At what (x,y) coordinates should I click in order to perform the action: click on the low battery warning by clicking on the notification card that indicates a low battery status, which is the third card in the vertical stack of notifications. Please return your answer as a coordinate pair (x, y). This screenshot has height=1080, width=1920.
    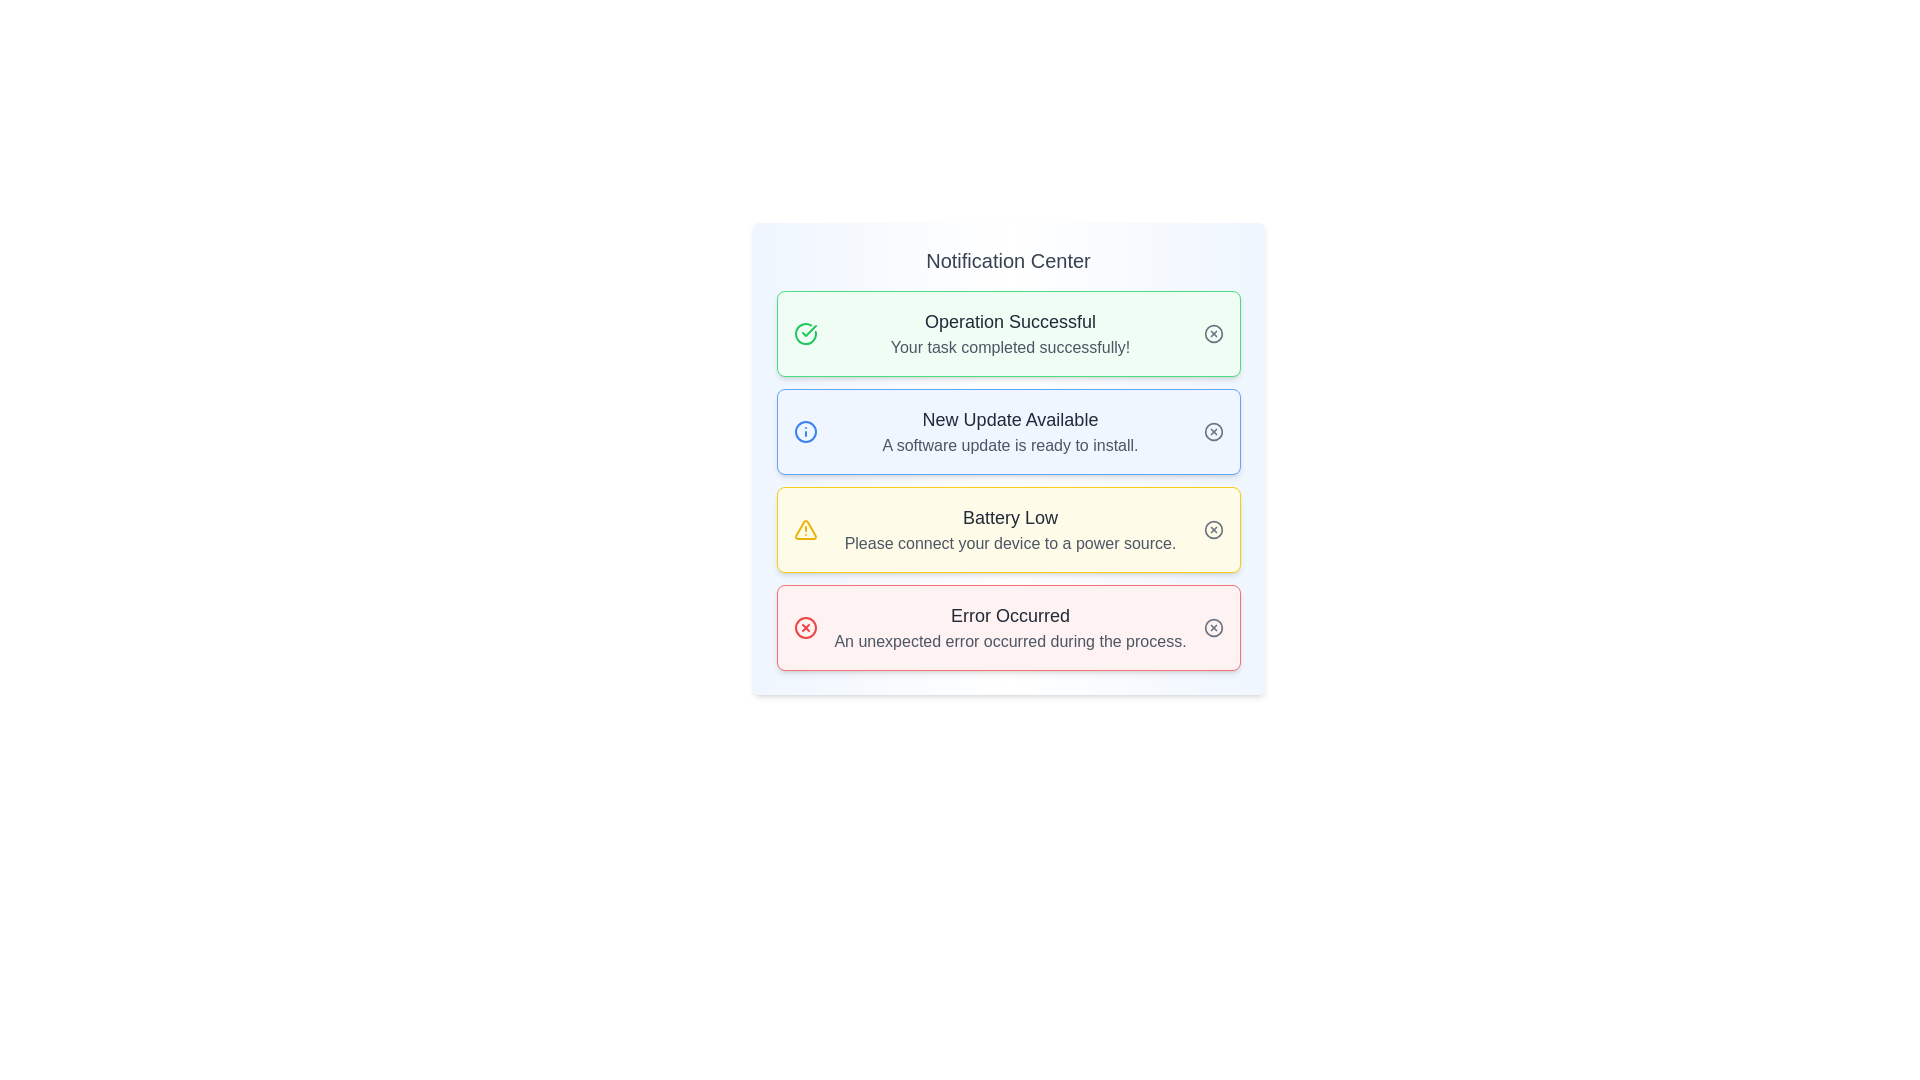
    Looking at the image, I should click on (1010, 528).